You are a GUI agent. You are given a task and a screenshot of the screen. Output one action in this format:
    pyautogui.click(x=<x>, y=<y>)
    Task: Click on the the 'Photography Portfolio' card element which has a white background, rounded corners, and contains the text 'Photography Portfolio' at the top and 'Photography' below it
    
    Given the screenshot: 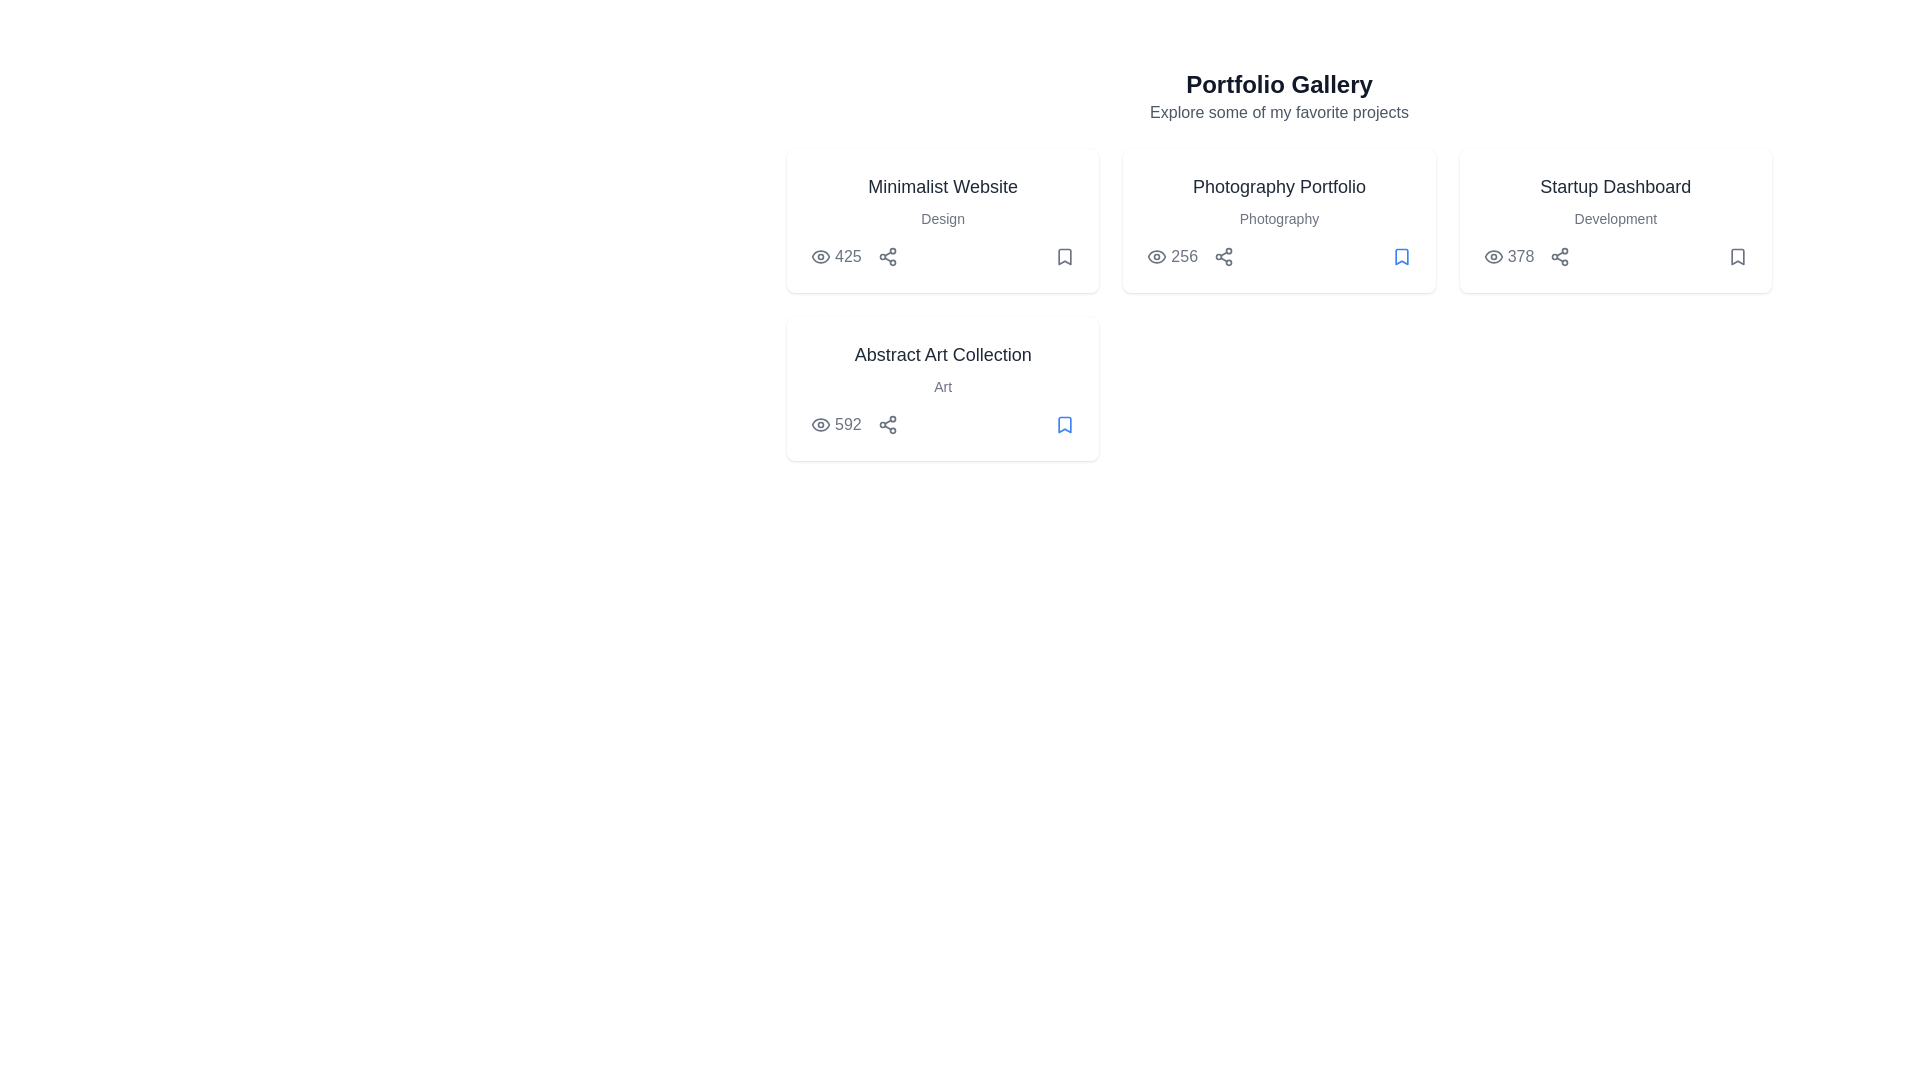 What is the action you would take?
    pyautogui.click(x=1278, y=220)
    